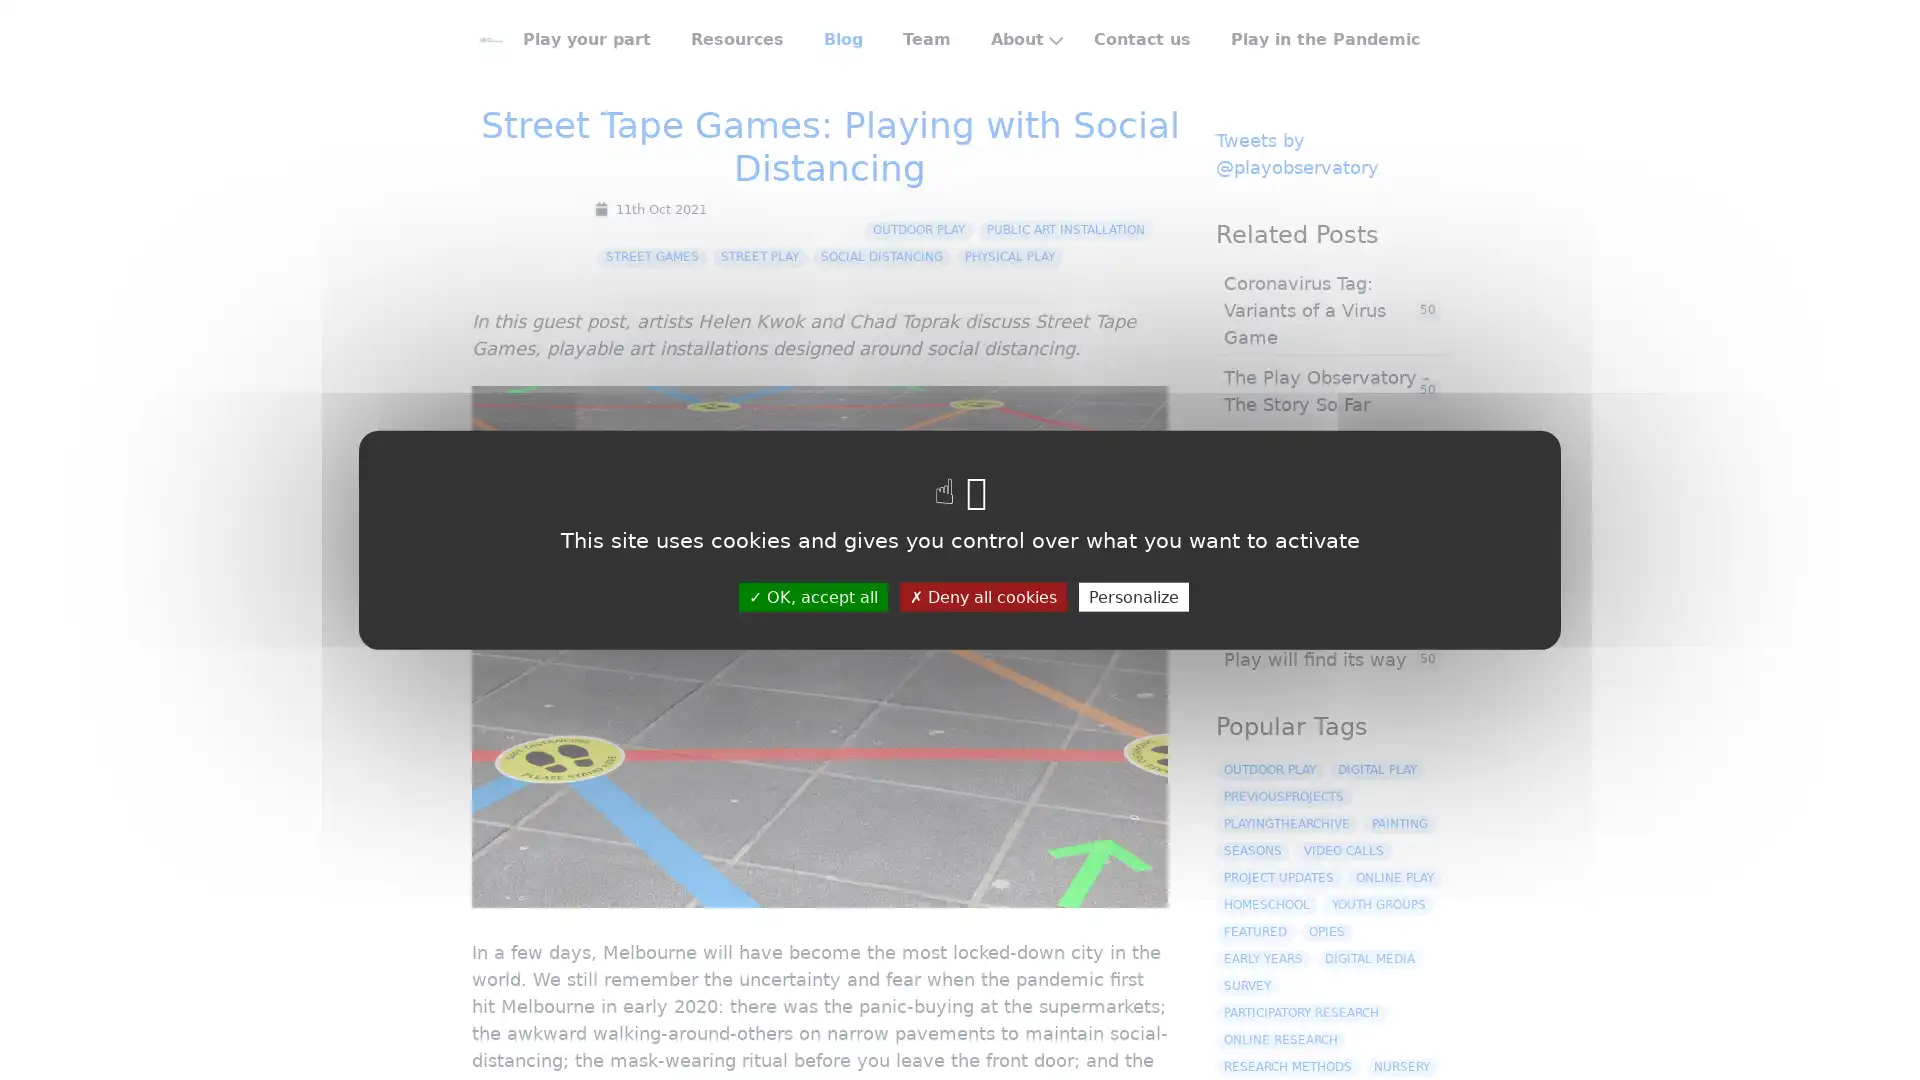 The height and width of the screenshot is (1080, 1920). What do you see at coordinates (812, 595) in the screenshot?
I see `OK, accept all` at bounding box center [812, 595].